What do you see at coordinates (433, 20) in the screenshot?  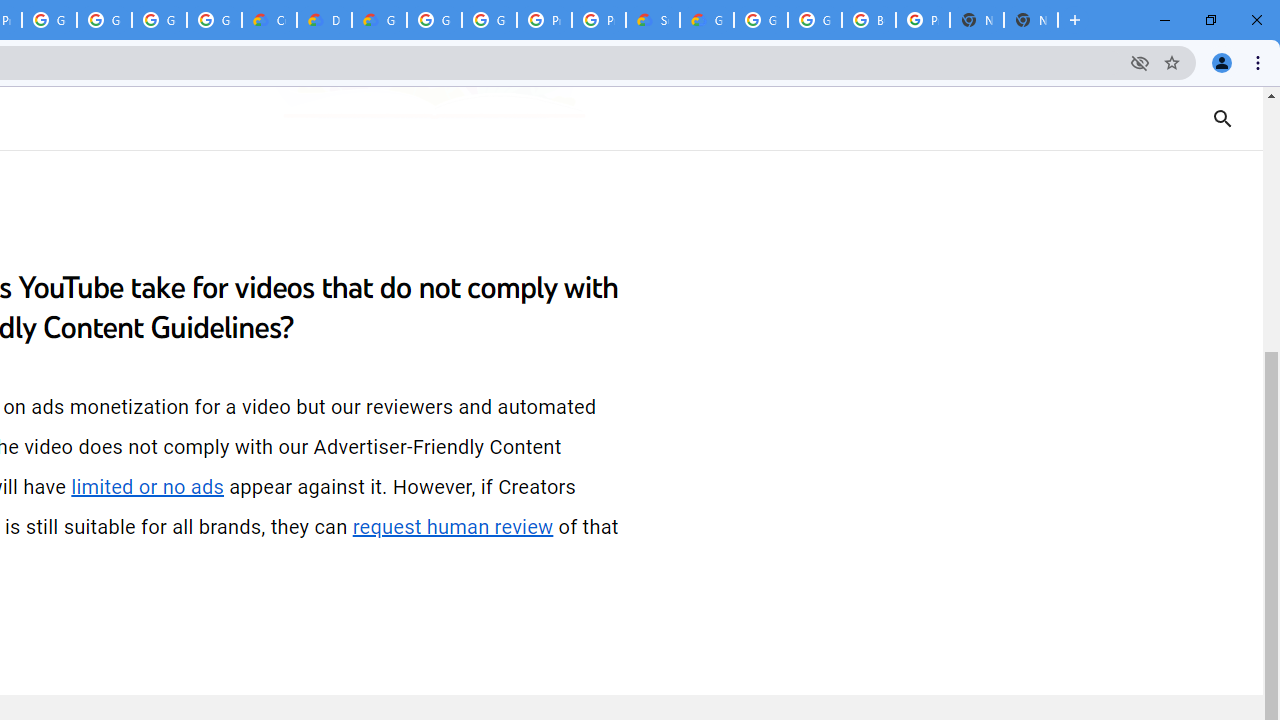 I see `'Google Cloud Platform'` at bounding box center [433, 20].